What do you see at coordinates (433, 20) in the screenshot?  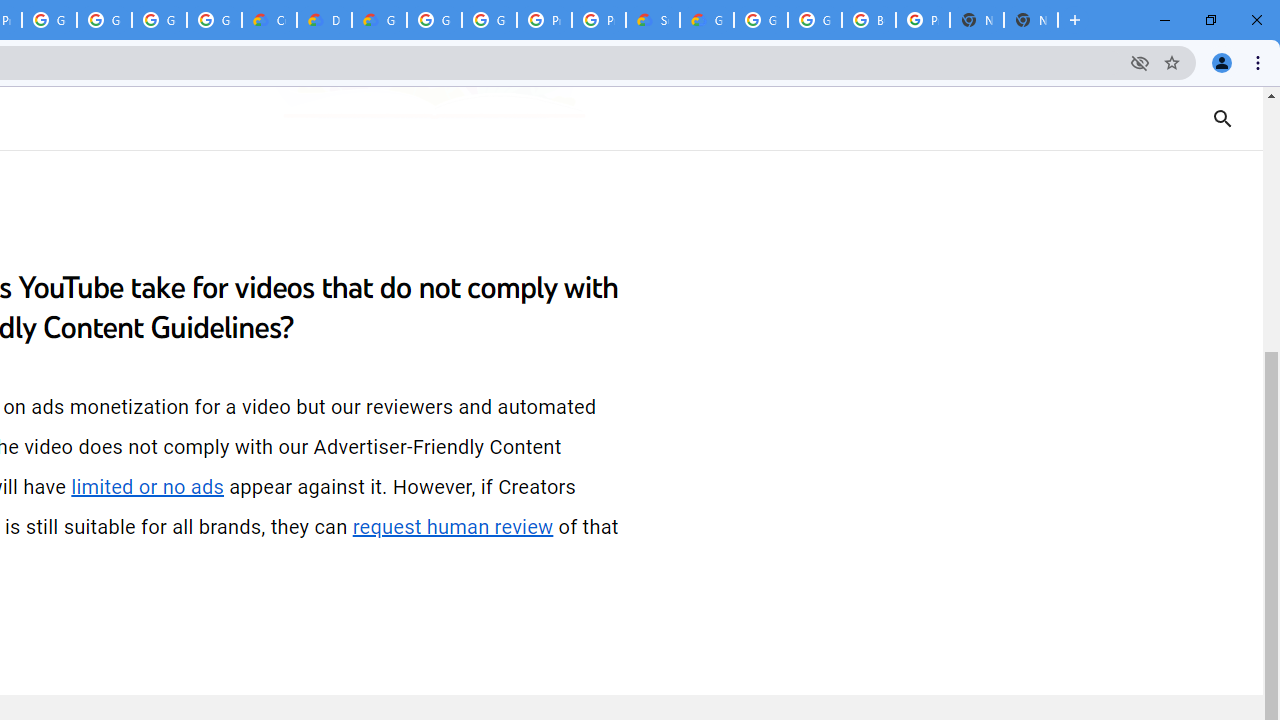 I see `'Google Cloud Platform'` at bounding box center [433, 20].